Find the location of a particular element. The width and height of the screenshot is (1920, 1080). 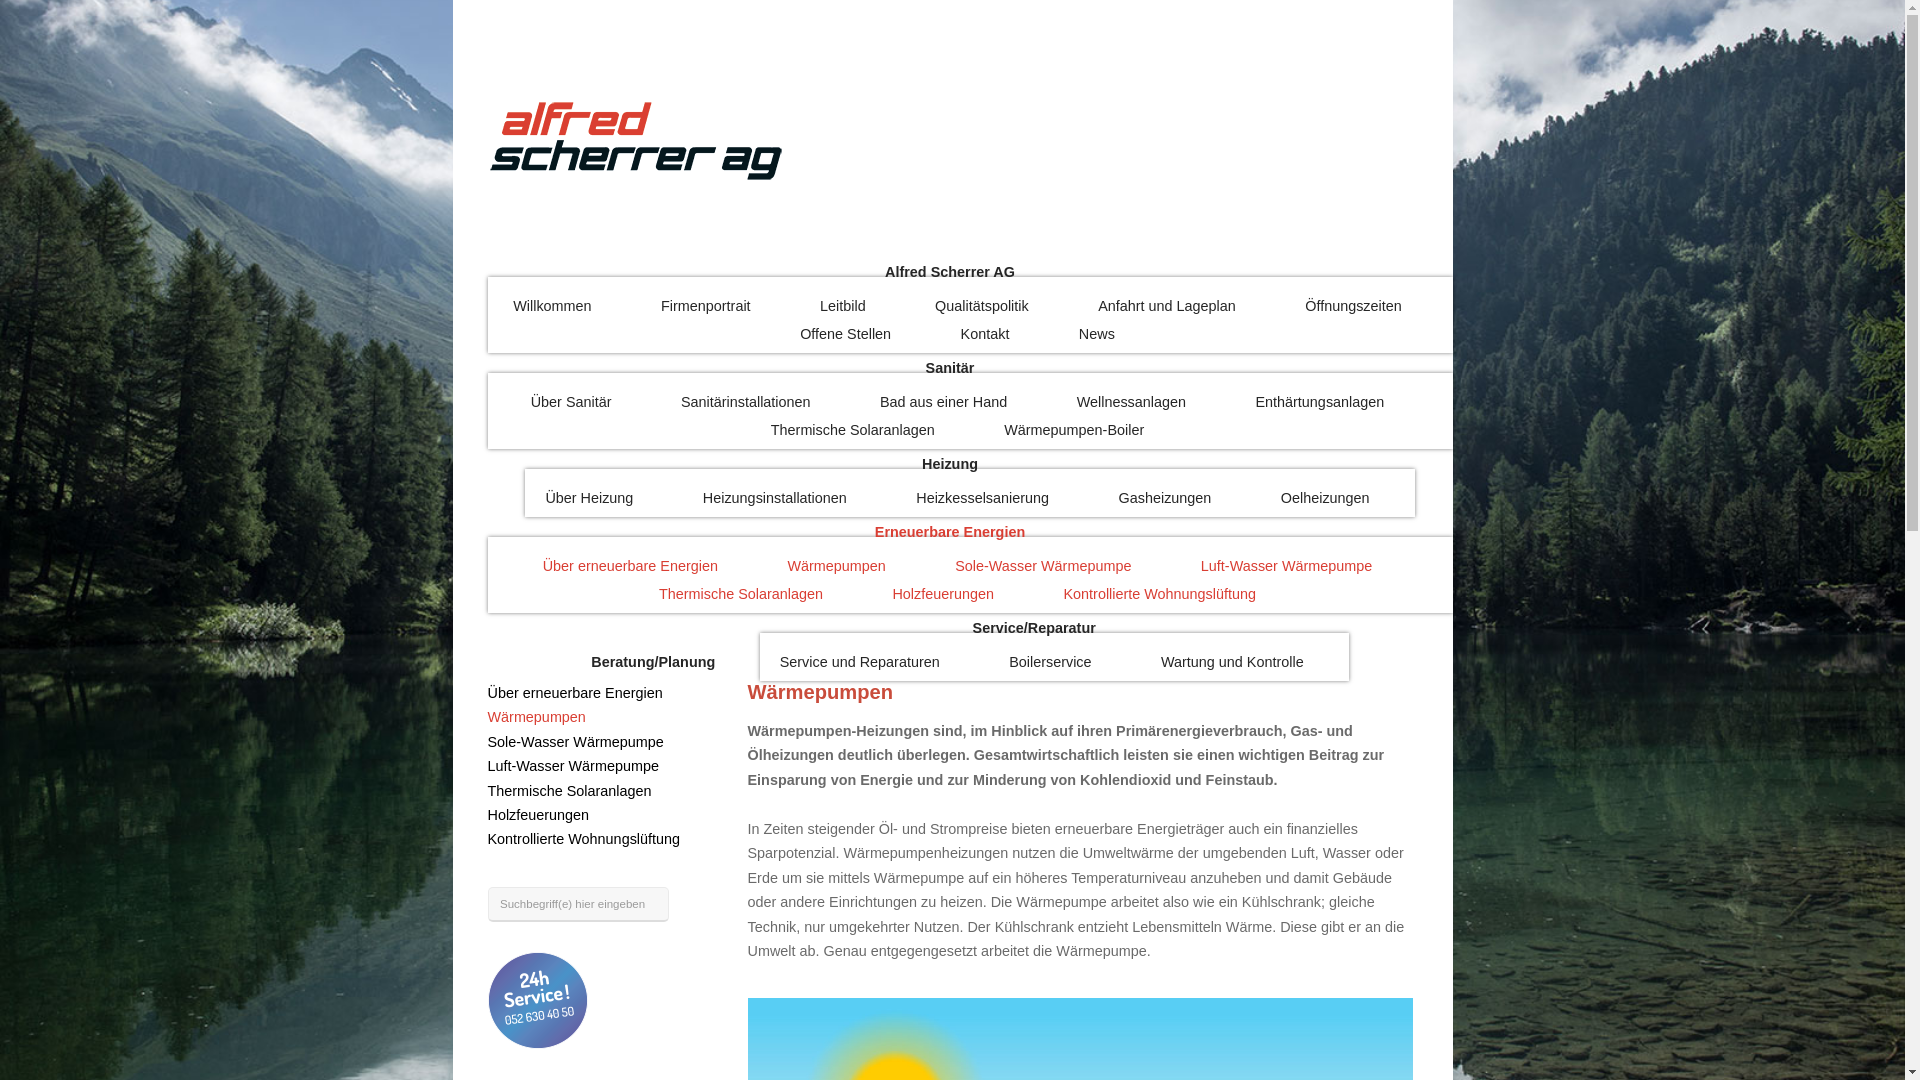

'News' is located at coordinates (1096, 338).